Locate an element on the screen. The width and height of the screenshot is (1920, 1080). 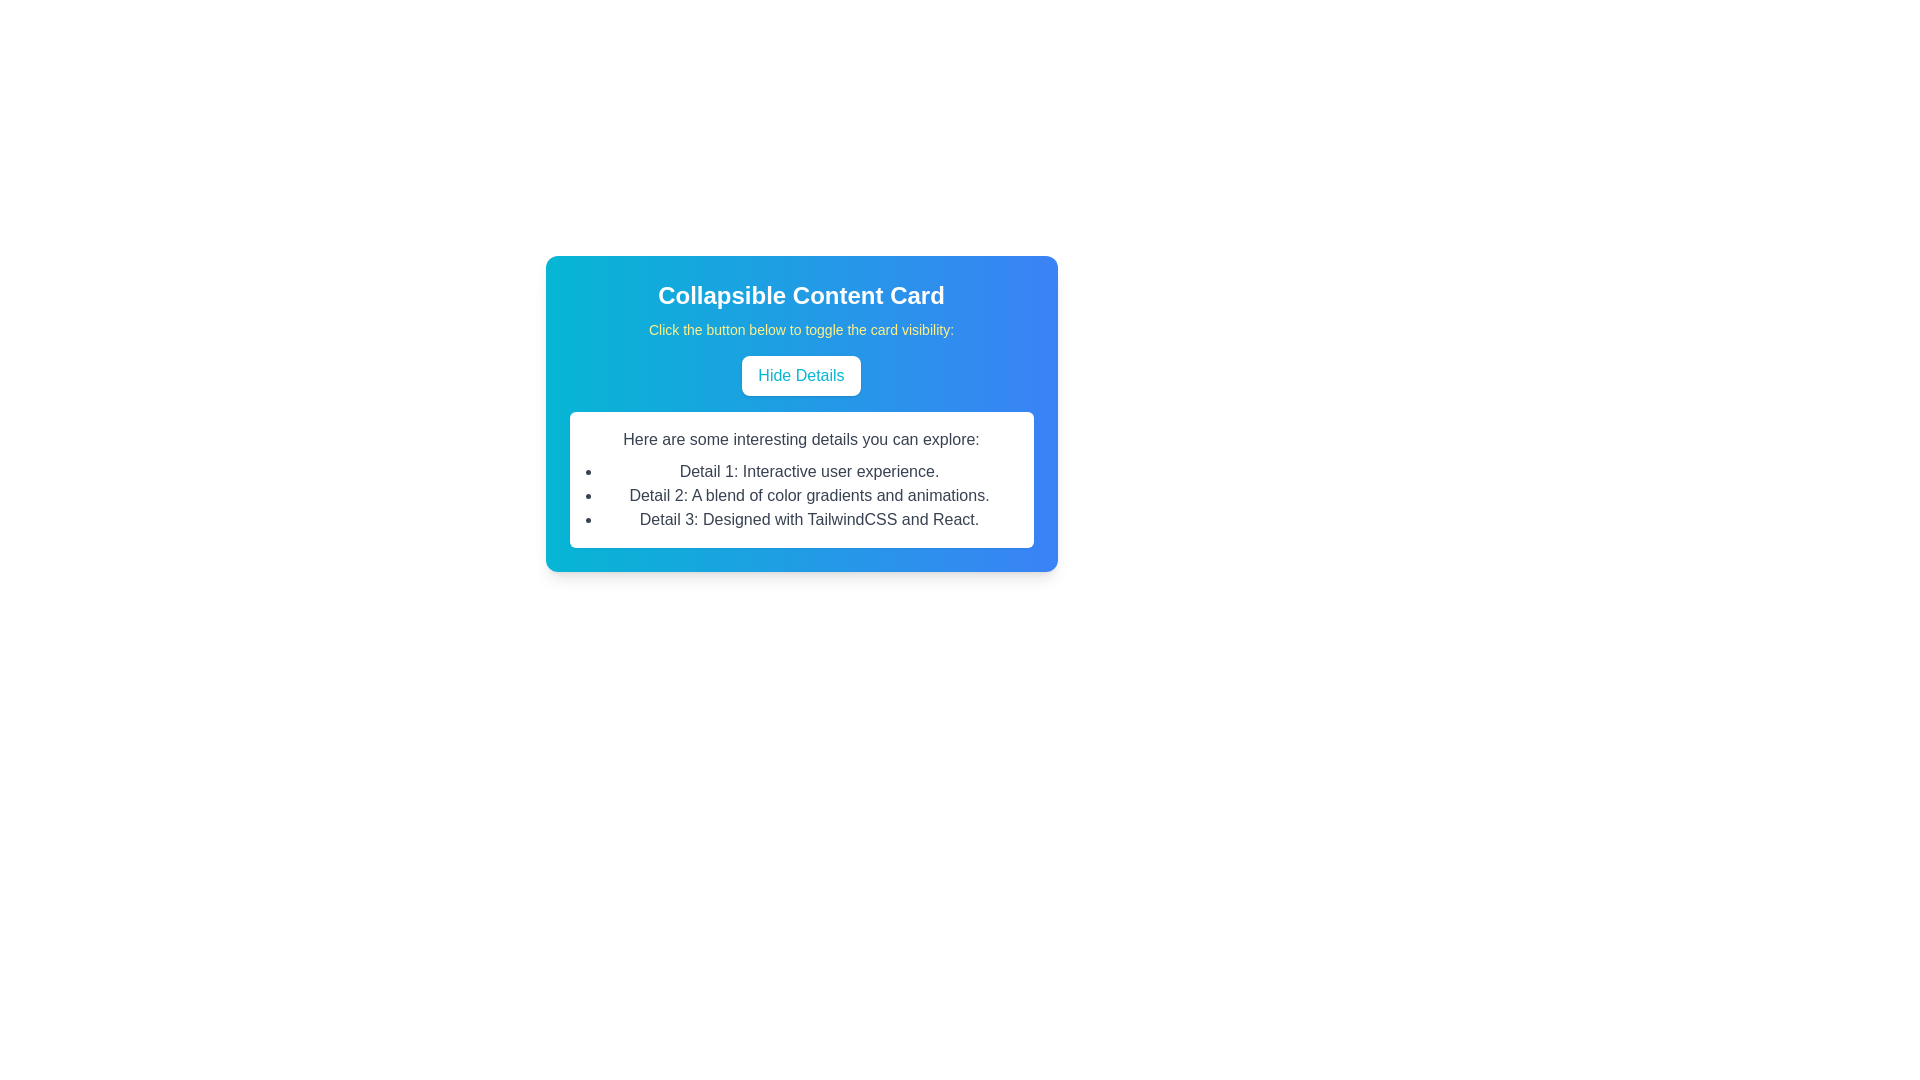
the introductory heading text element located below the 'Hide Details' button, which serves as a description for the details listed below it is located at coordinates (801, 438).